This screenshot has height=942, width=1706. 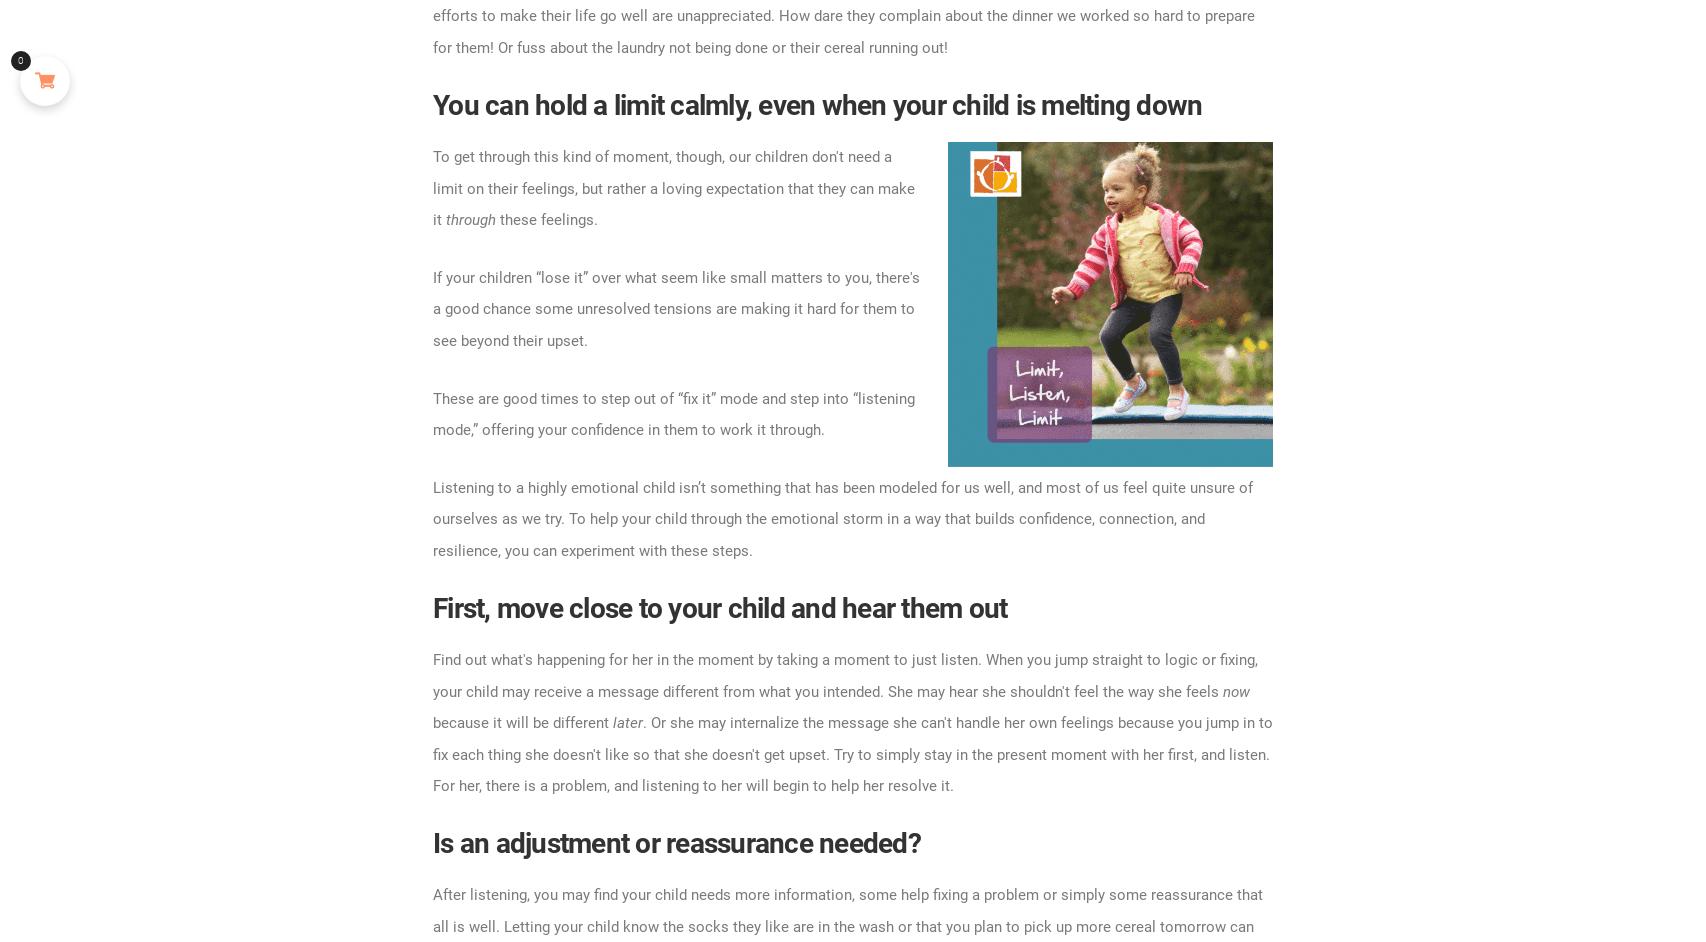 What do you see at coordinates (431, 721) in the screenshot?
I see `'because it will be different'` at bounding box center [431, 721].